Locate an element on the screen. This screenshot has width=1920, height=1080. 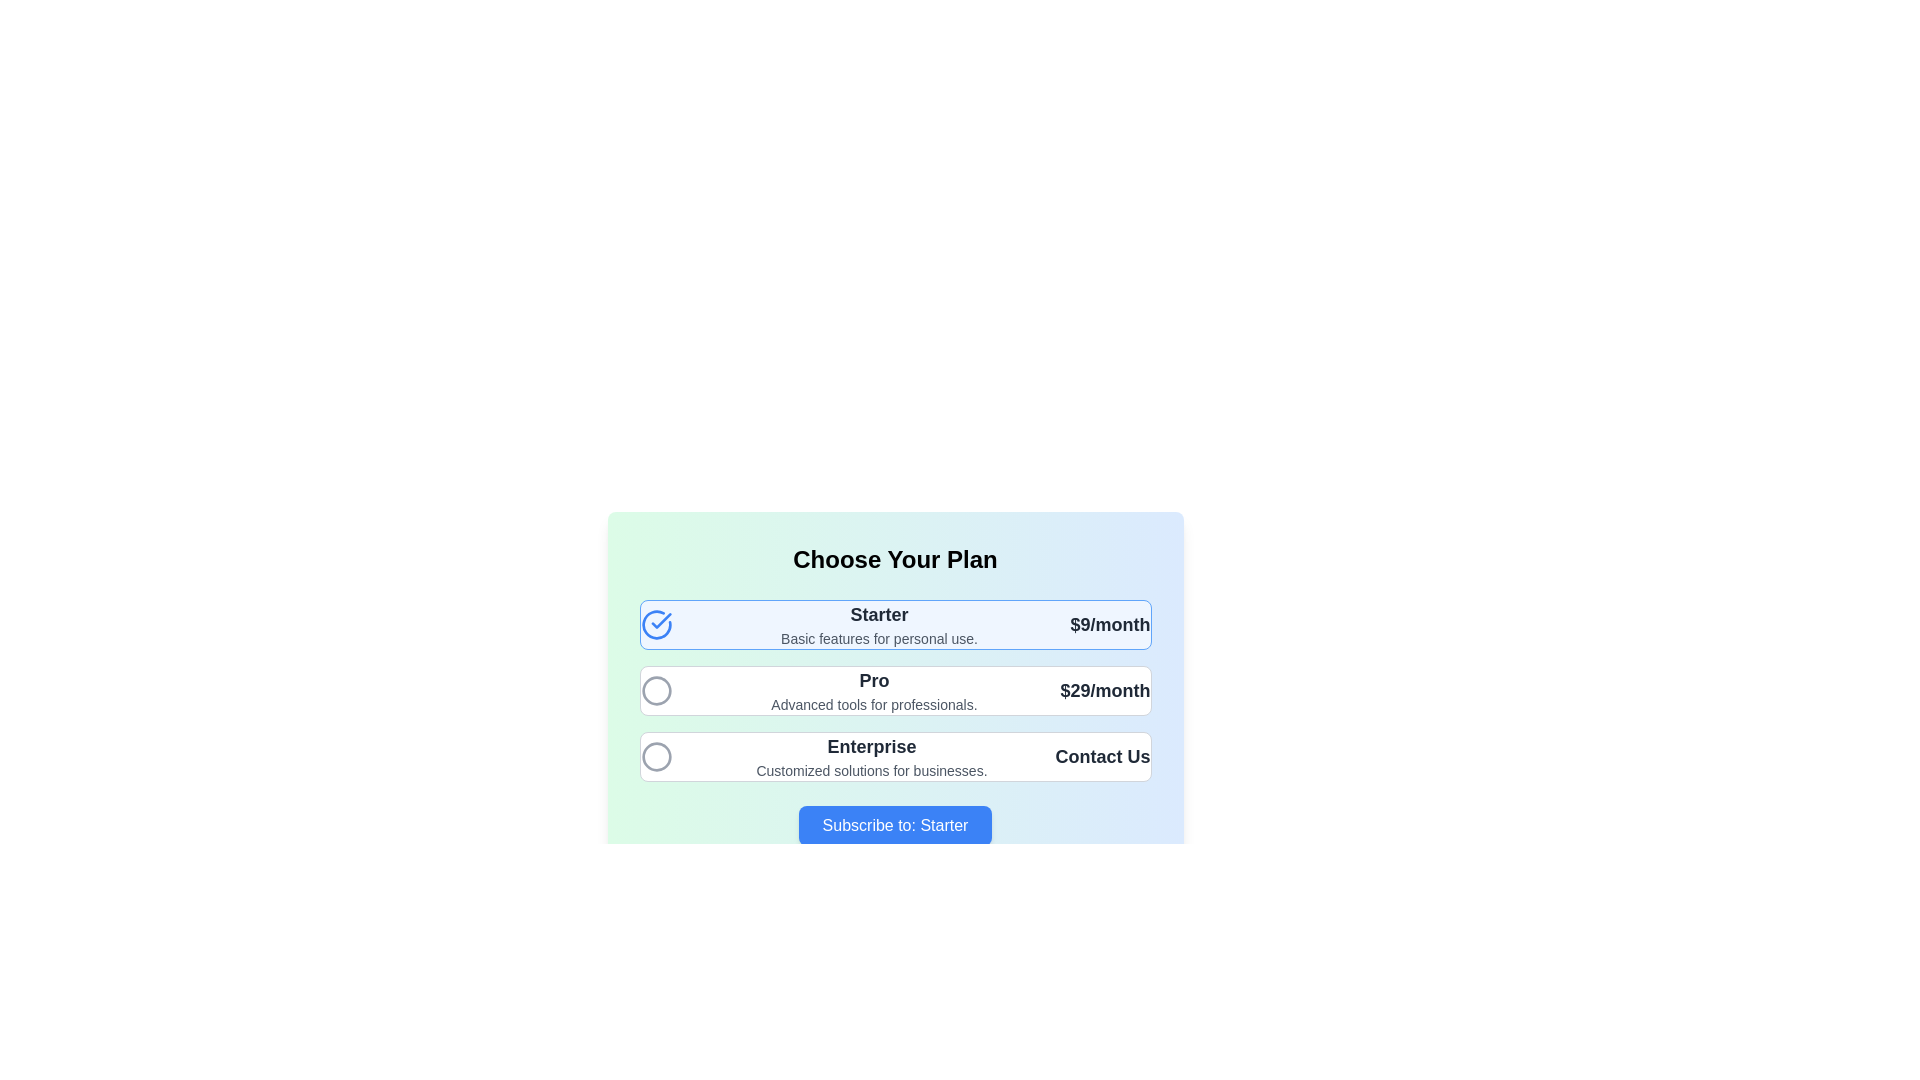
the graphical checkmark icon within the 'Starter' pricing plan's selection box to toggle the selection is located at coordinates (661, 620).